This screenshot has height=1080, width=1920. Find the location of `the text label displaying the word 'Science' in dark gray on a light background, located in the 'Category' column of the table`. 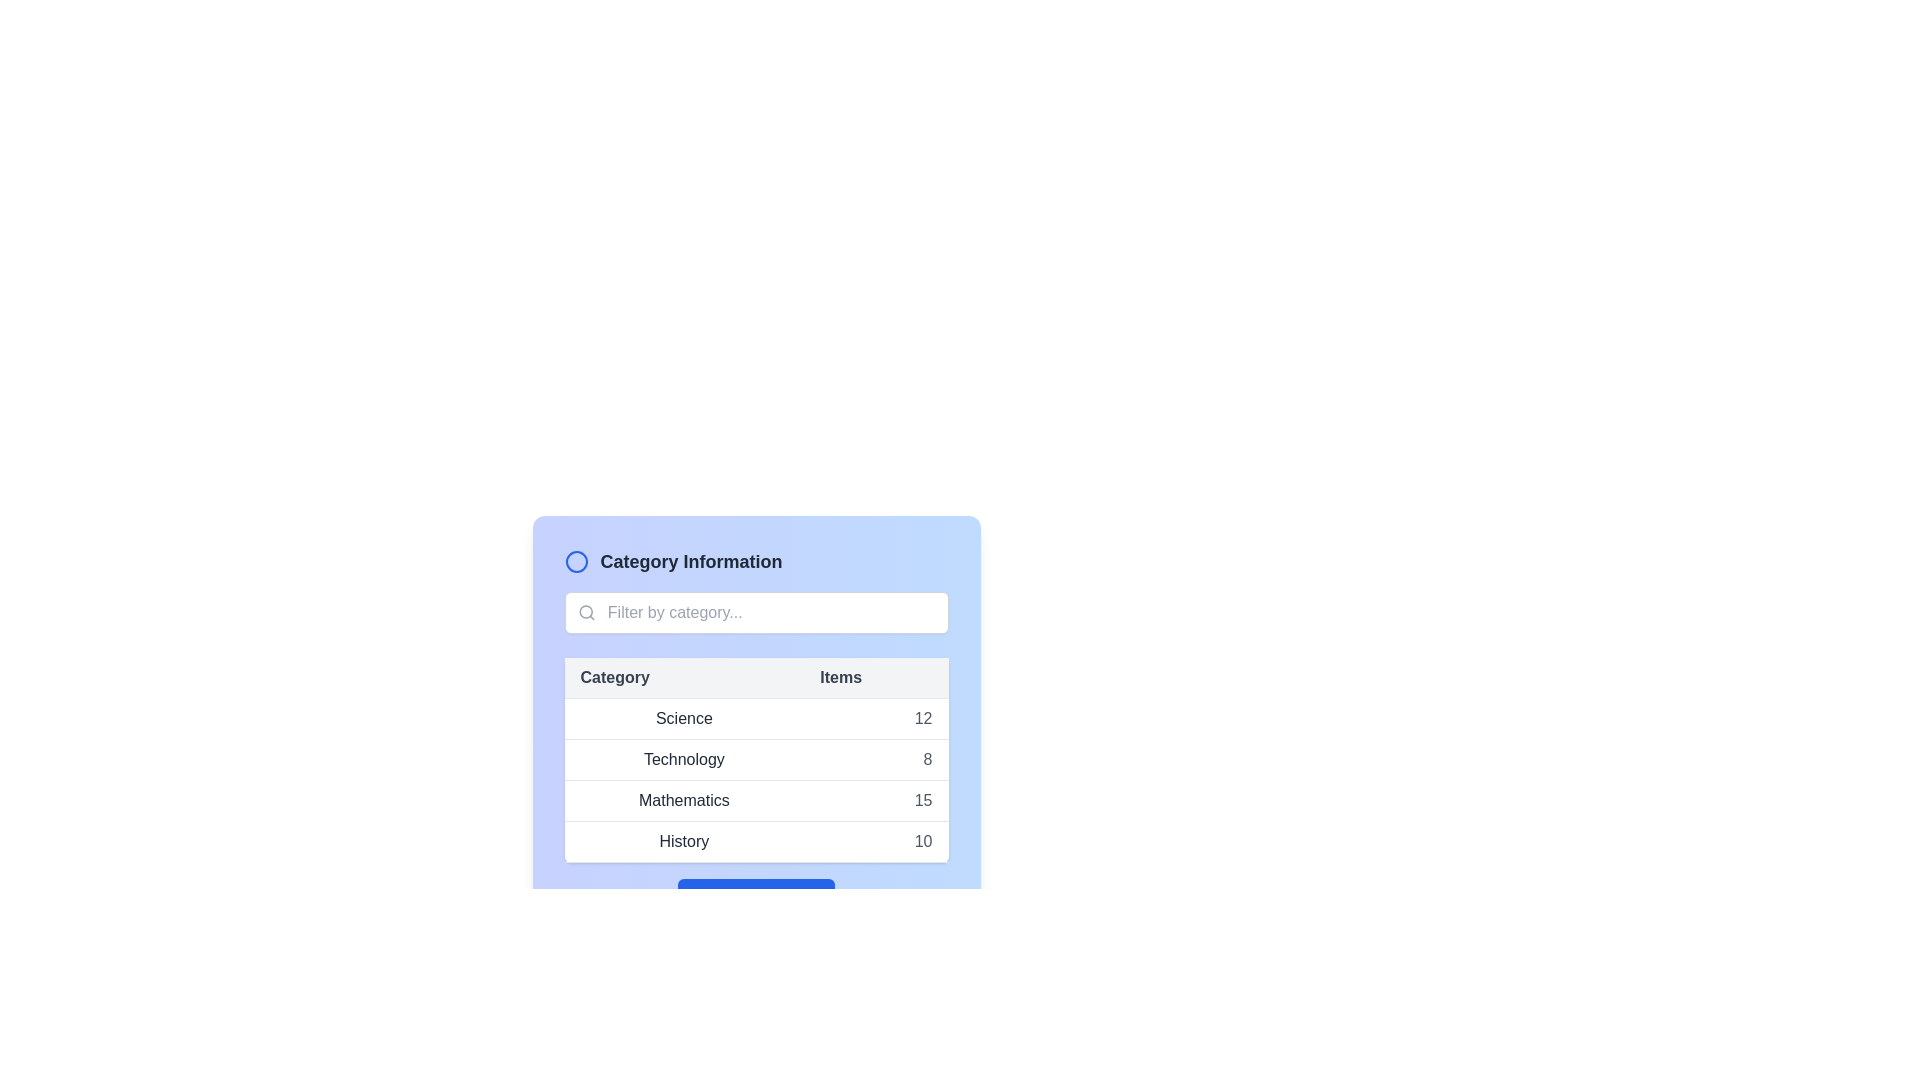

the text label displaying the word 'Science' in dark gray on a light background, located in the 'Category' column of the table is located at coordinates (684, 717).